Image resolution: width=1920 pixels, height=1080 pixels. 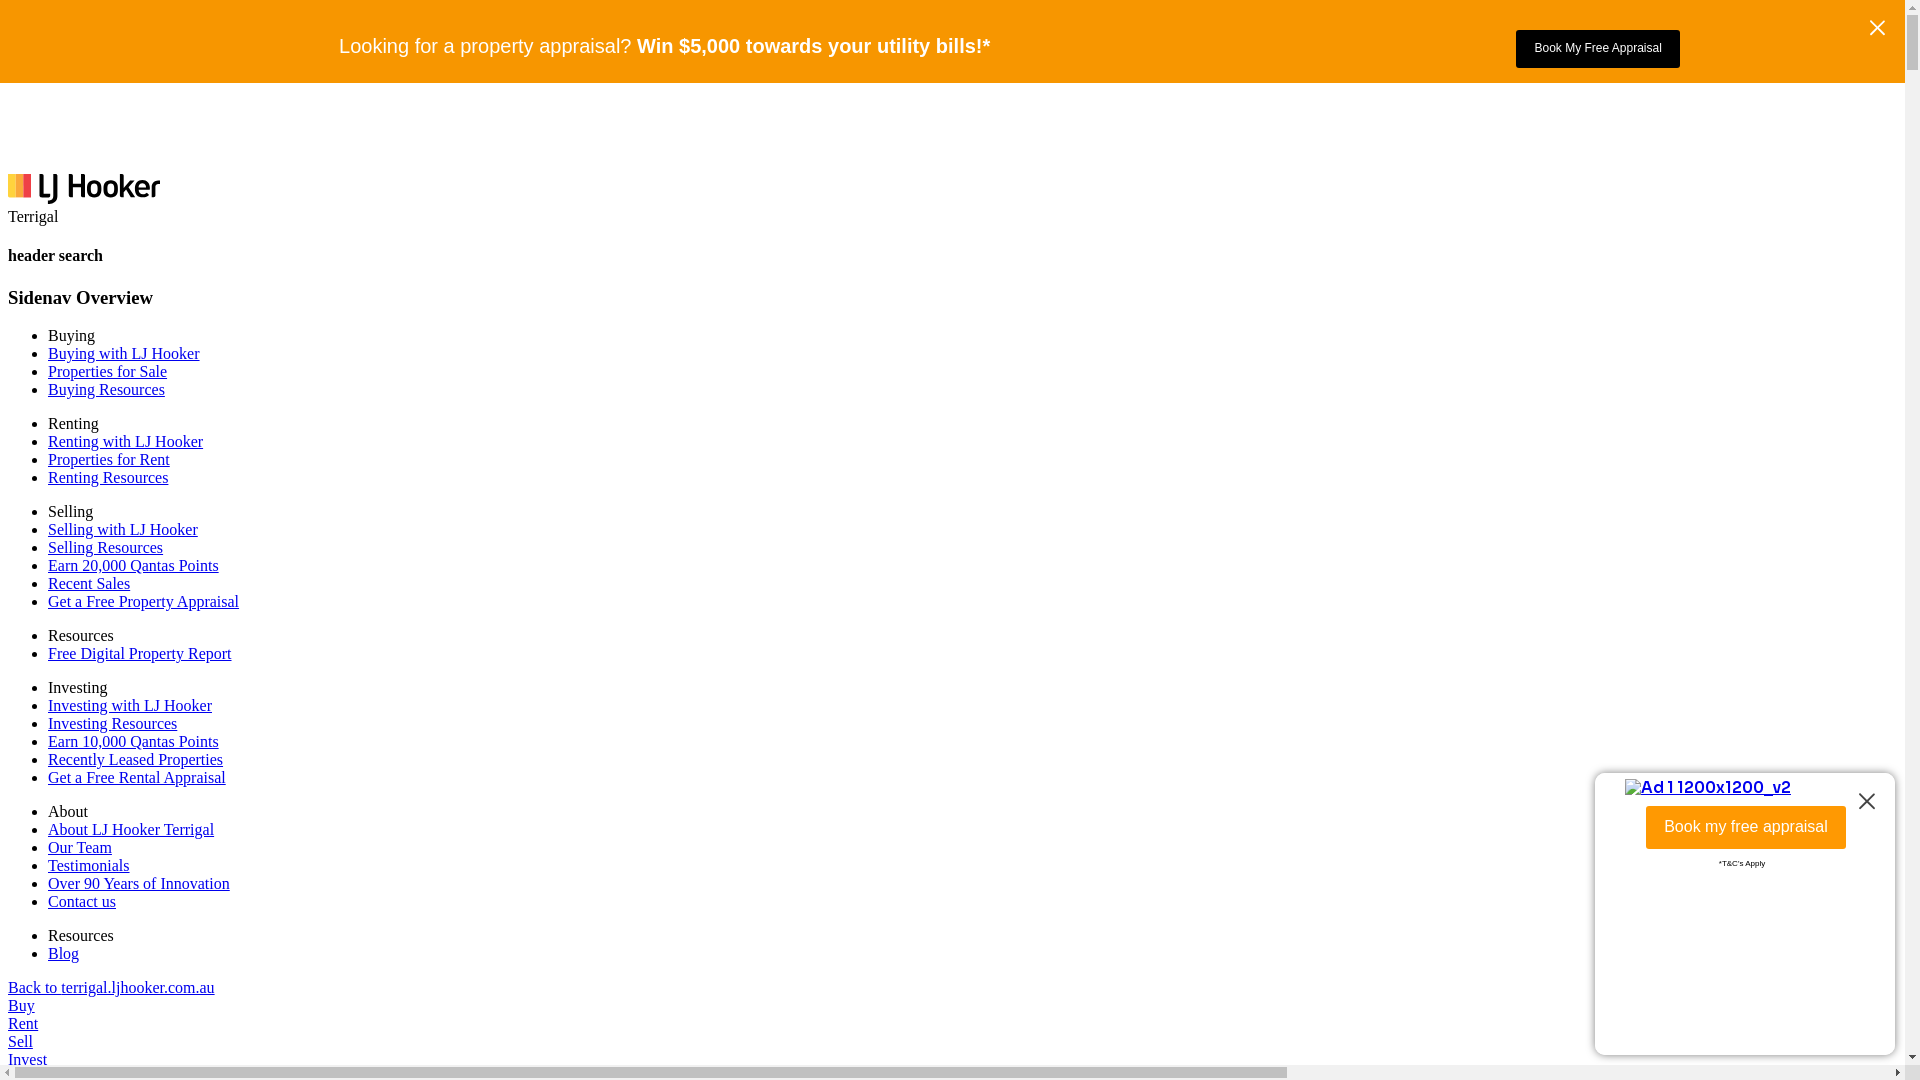 What do you see at coordinates (8, 1023) in the screenshot?
I see `'Rent'` at bounding box center [8, 1023].